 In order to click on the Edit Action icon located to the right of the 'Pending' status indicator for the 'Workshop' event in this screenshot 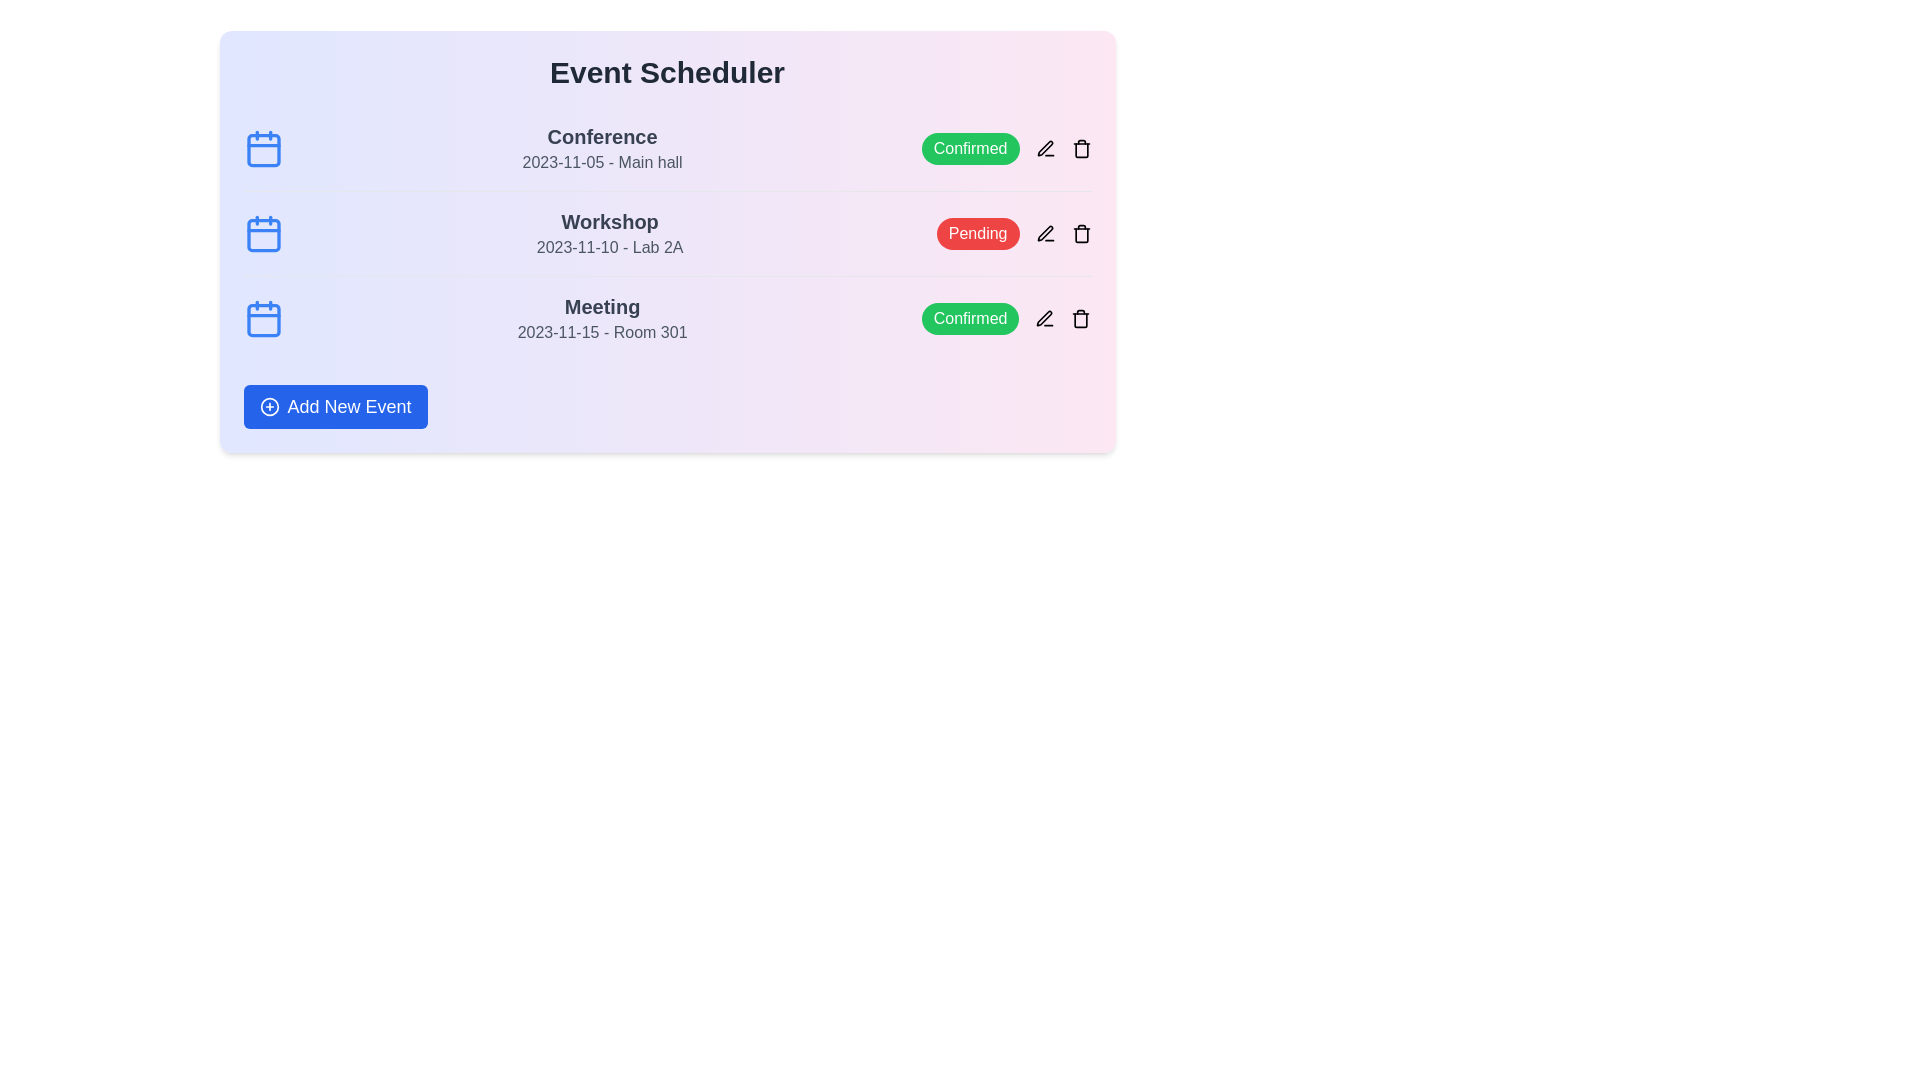, I will do `click(1044, 147)`.